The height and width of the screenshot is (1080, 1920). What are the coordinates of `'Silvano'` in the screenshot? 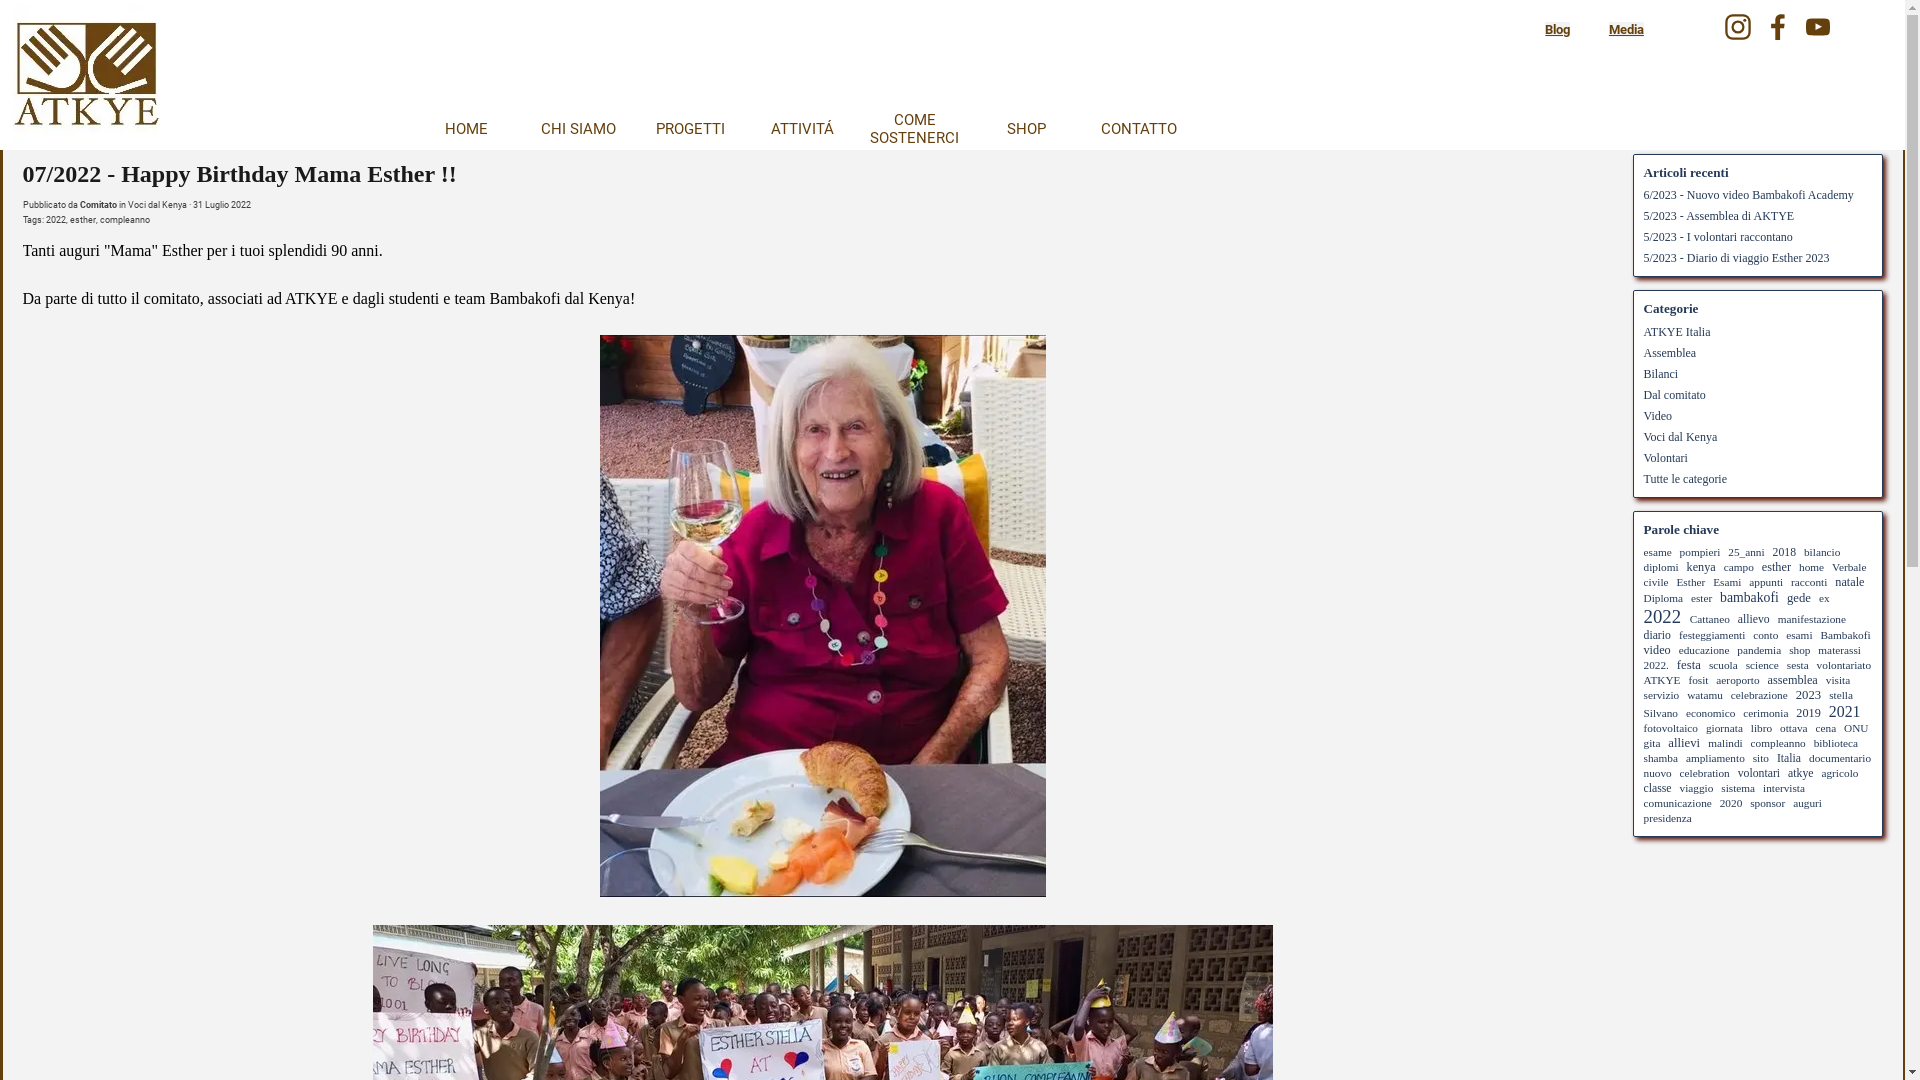 It's located at (1660, 712).